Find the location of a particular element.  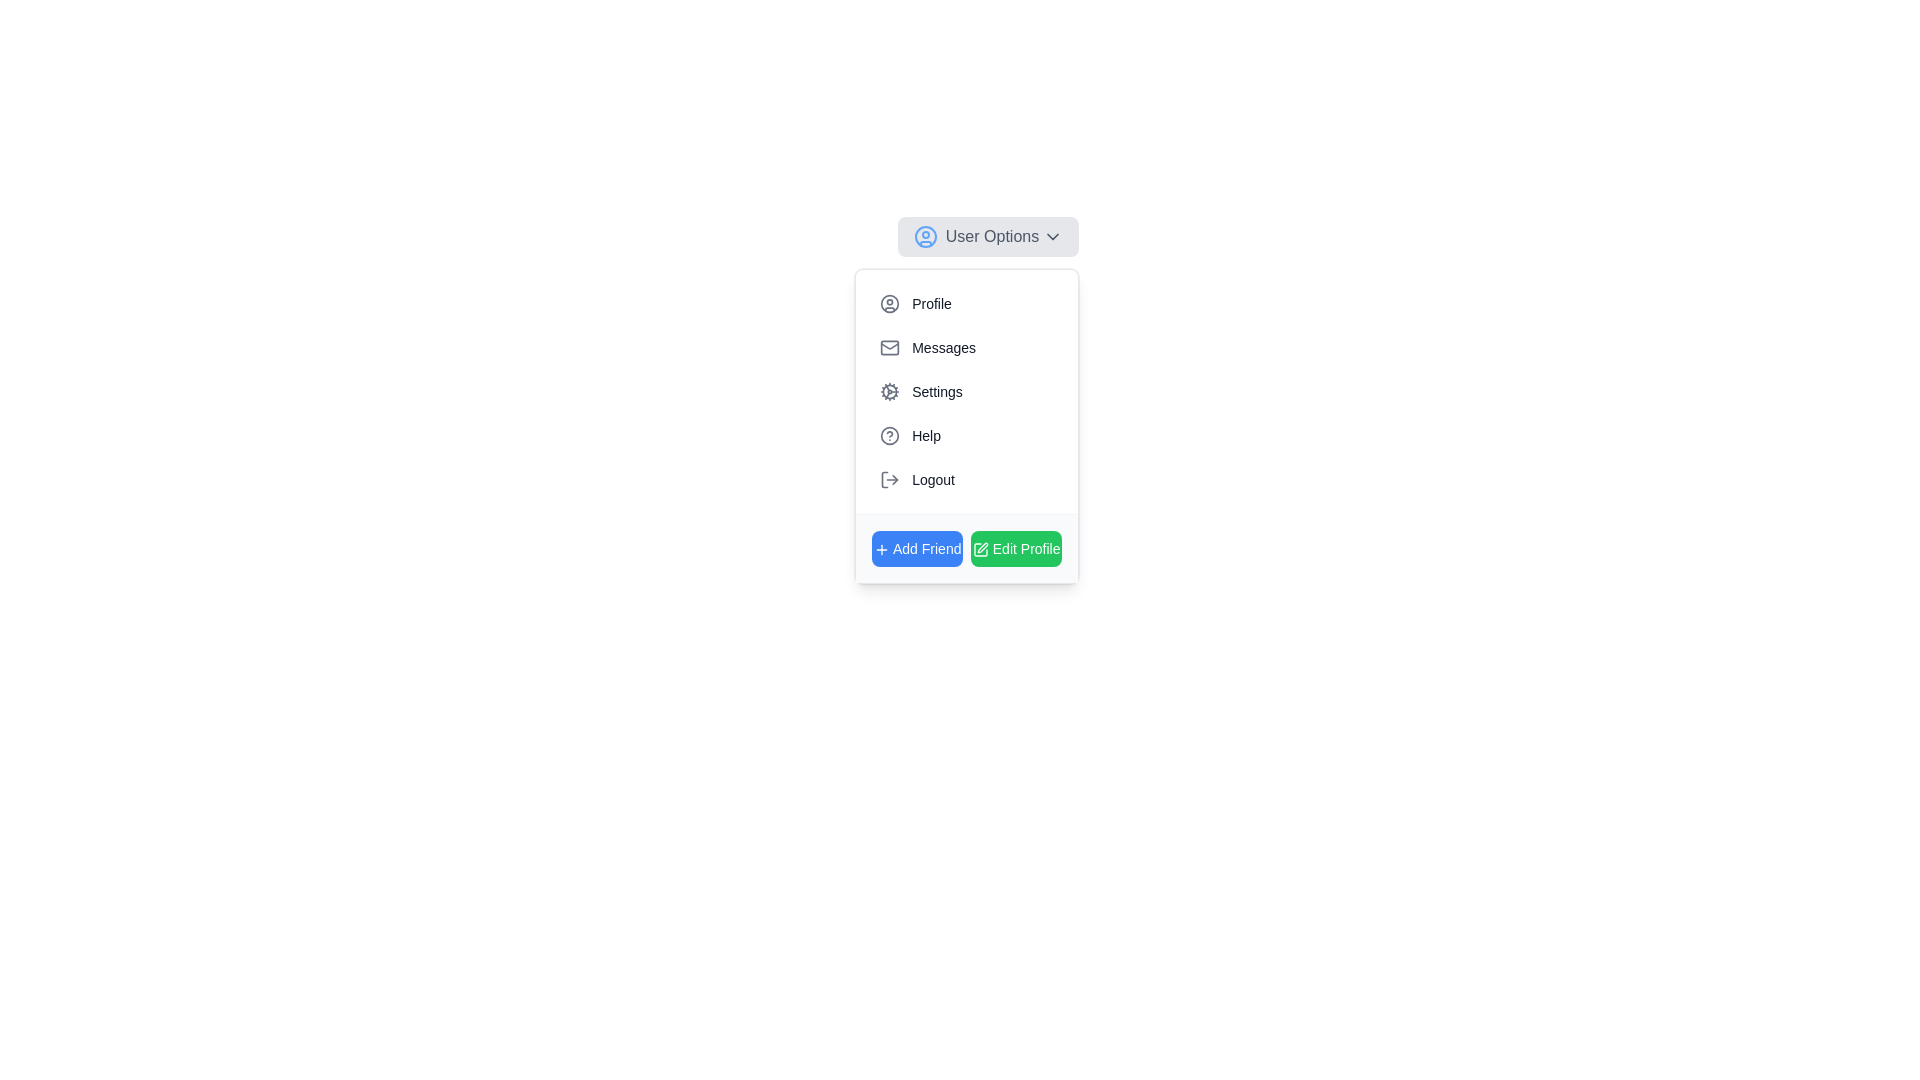

the 'Help' menu item, which is the fourth item in a vertical menu list located below 'Settings' and above 'Logout' is located at coordinates (967, 434).